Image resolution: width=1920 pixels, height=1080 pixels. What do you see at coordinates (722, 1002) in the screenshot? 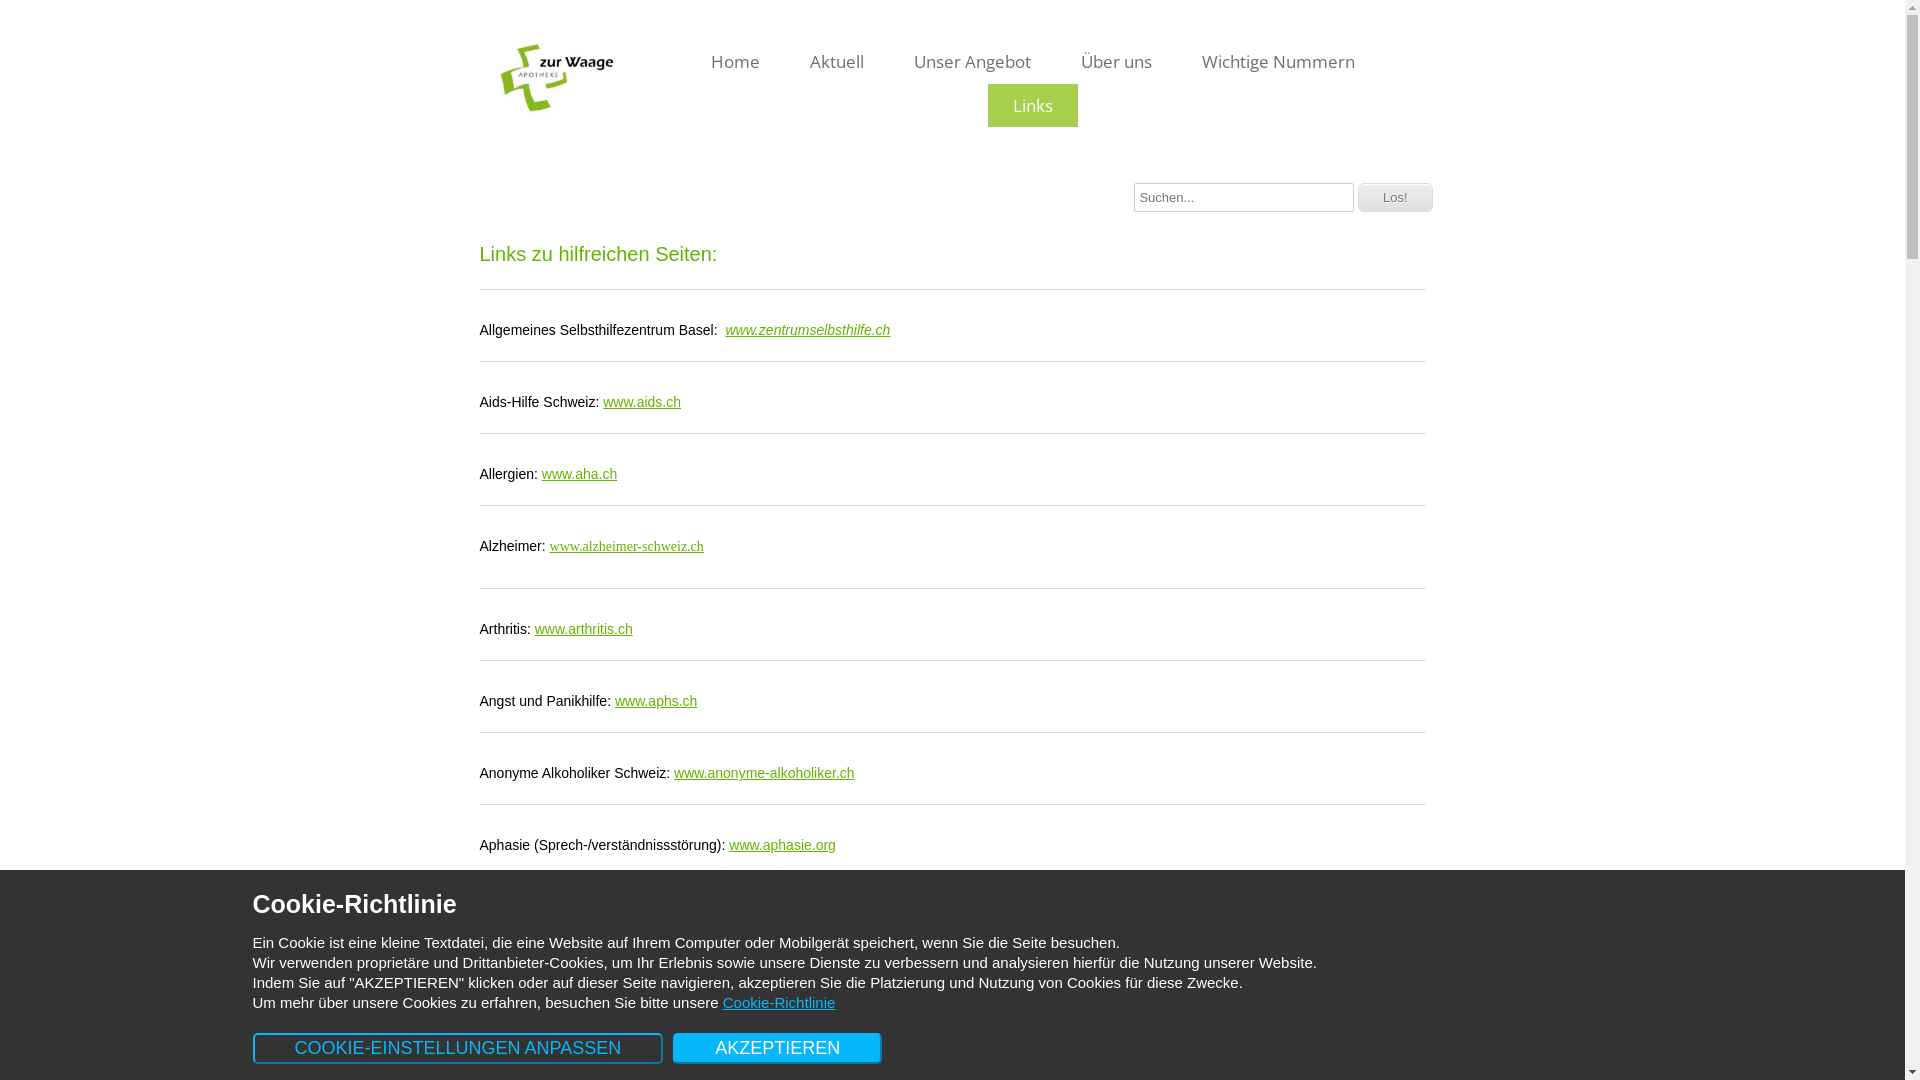
I see `'Cookie-Richtlinie'` at bounding box center [722, 1002].